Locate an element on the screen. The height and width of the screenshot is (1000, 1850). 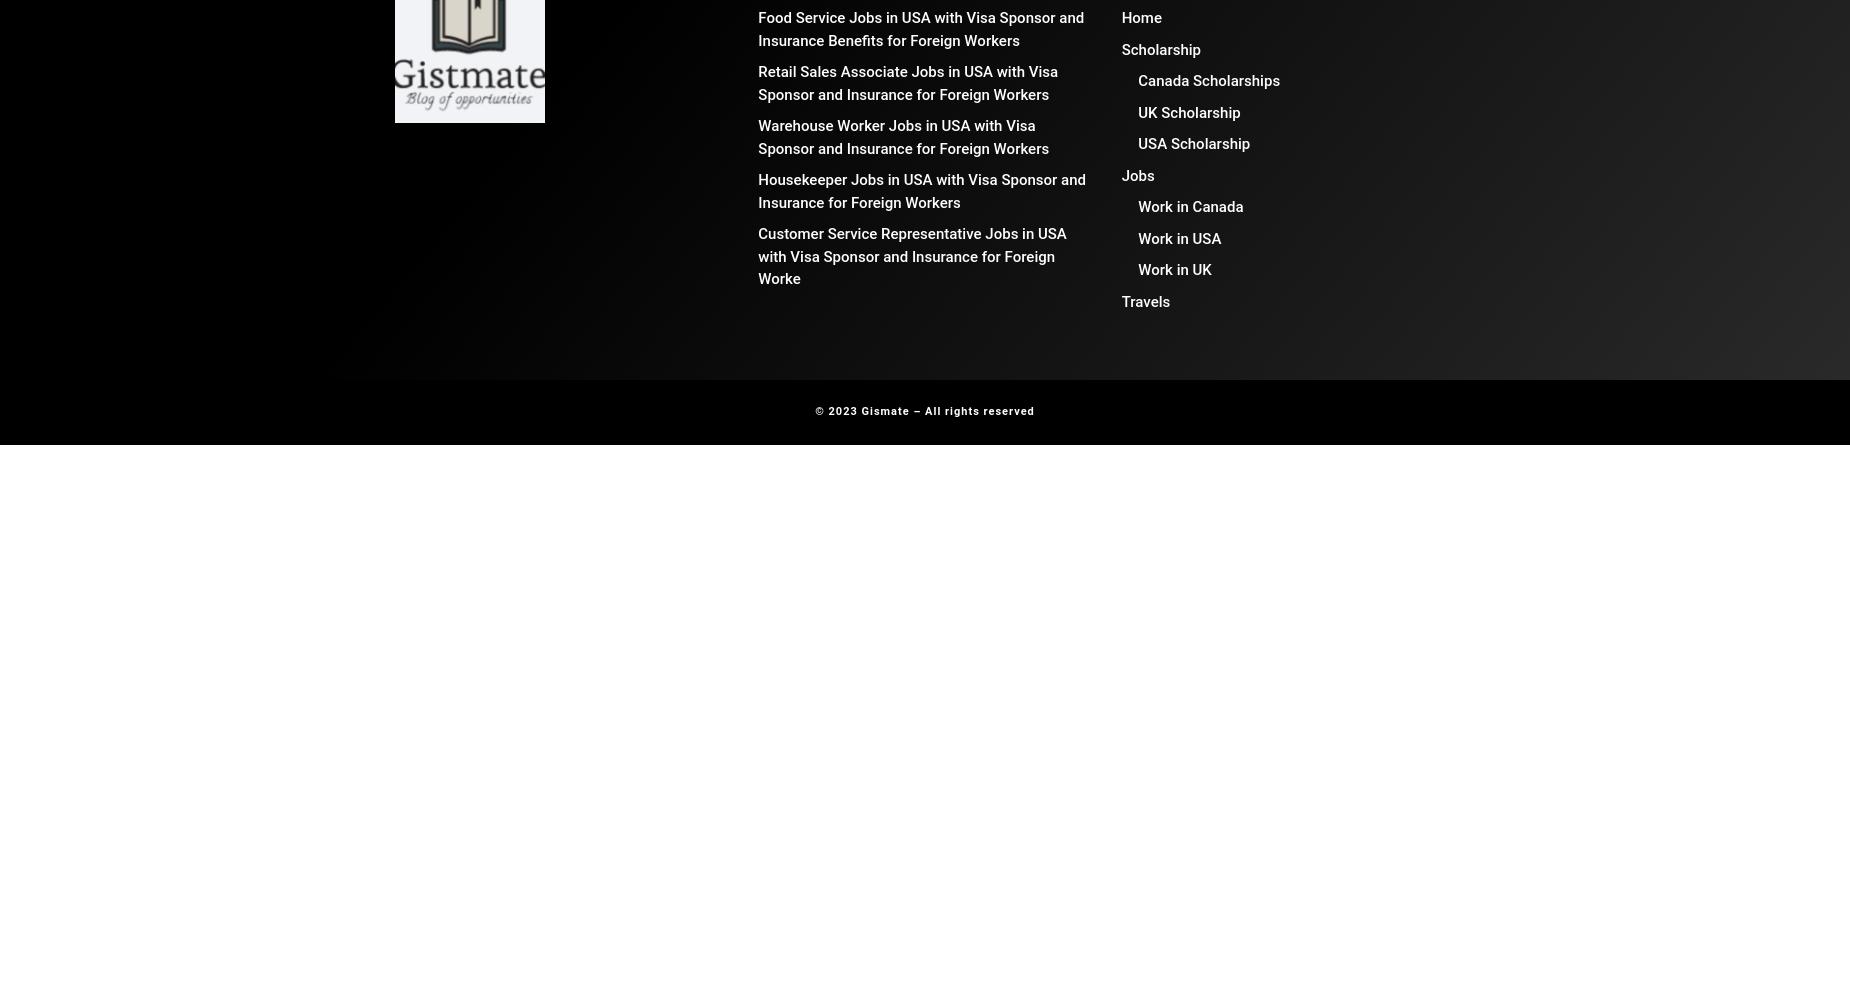
'USA Scholarship' is located at coordinates (1192, 144).